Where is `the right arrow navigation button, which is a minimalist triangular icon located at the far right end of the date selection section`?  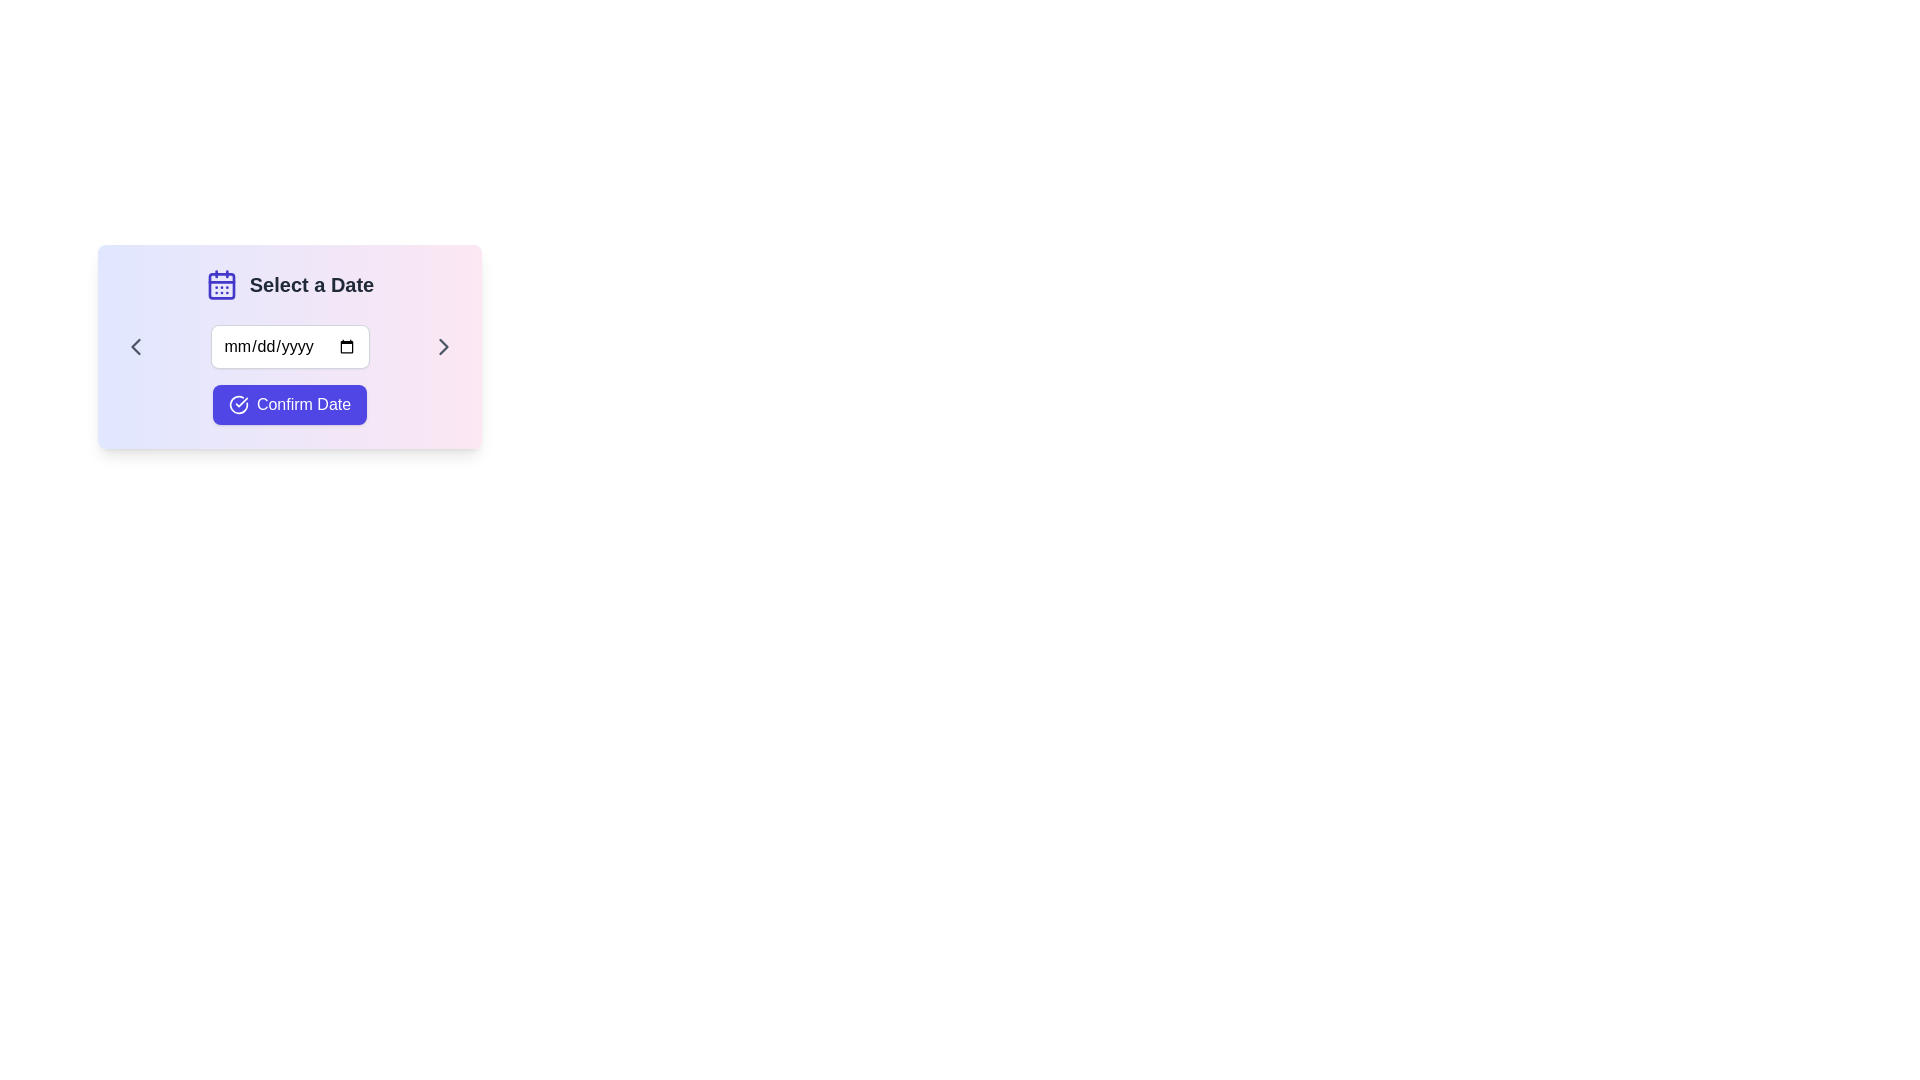 the right arrow navigation button, which is a minimalist triangular icon located at the far right end of the date selection section is located at coordinates (443, 346).